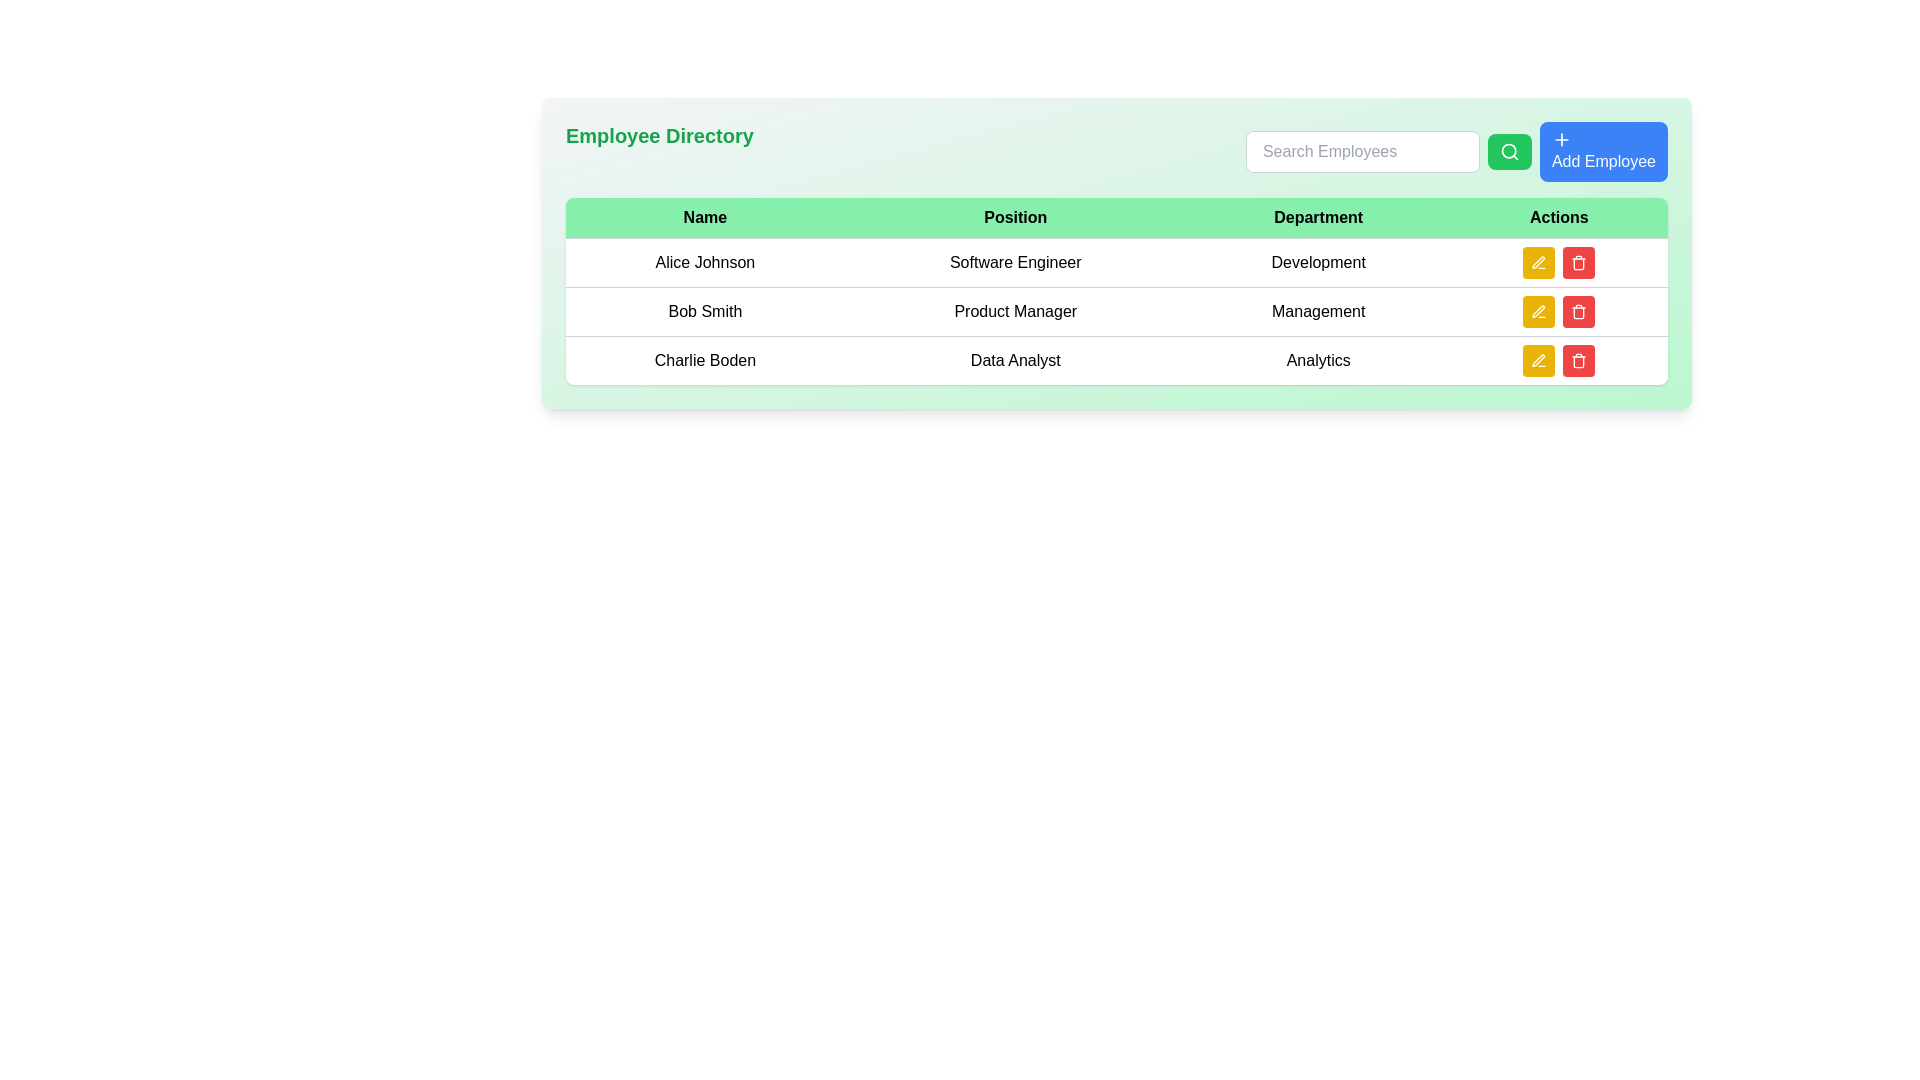 The height and width of the screenshot is (1080, 1920). What do you see at coordinates (659, 150) in the screenshot?
I see `the Text Label that serves as a title for the Employee Directory section, positioned at the top left among its siblings` at bounding box center [659, 150].